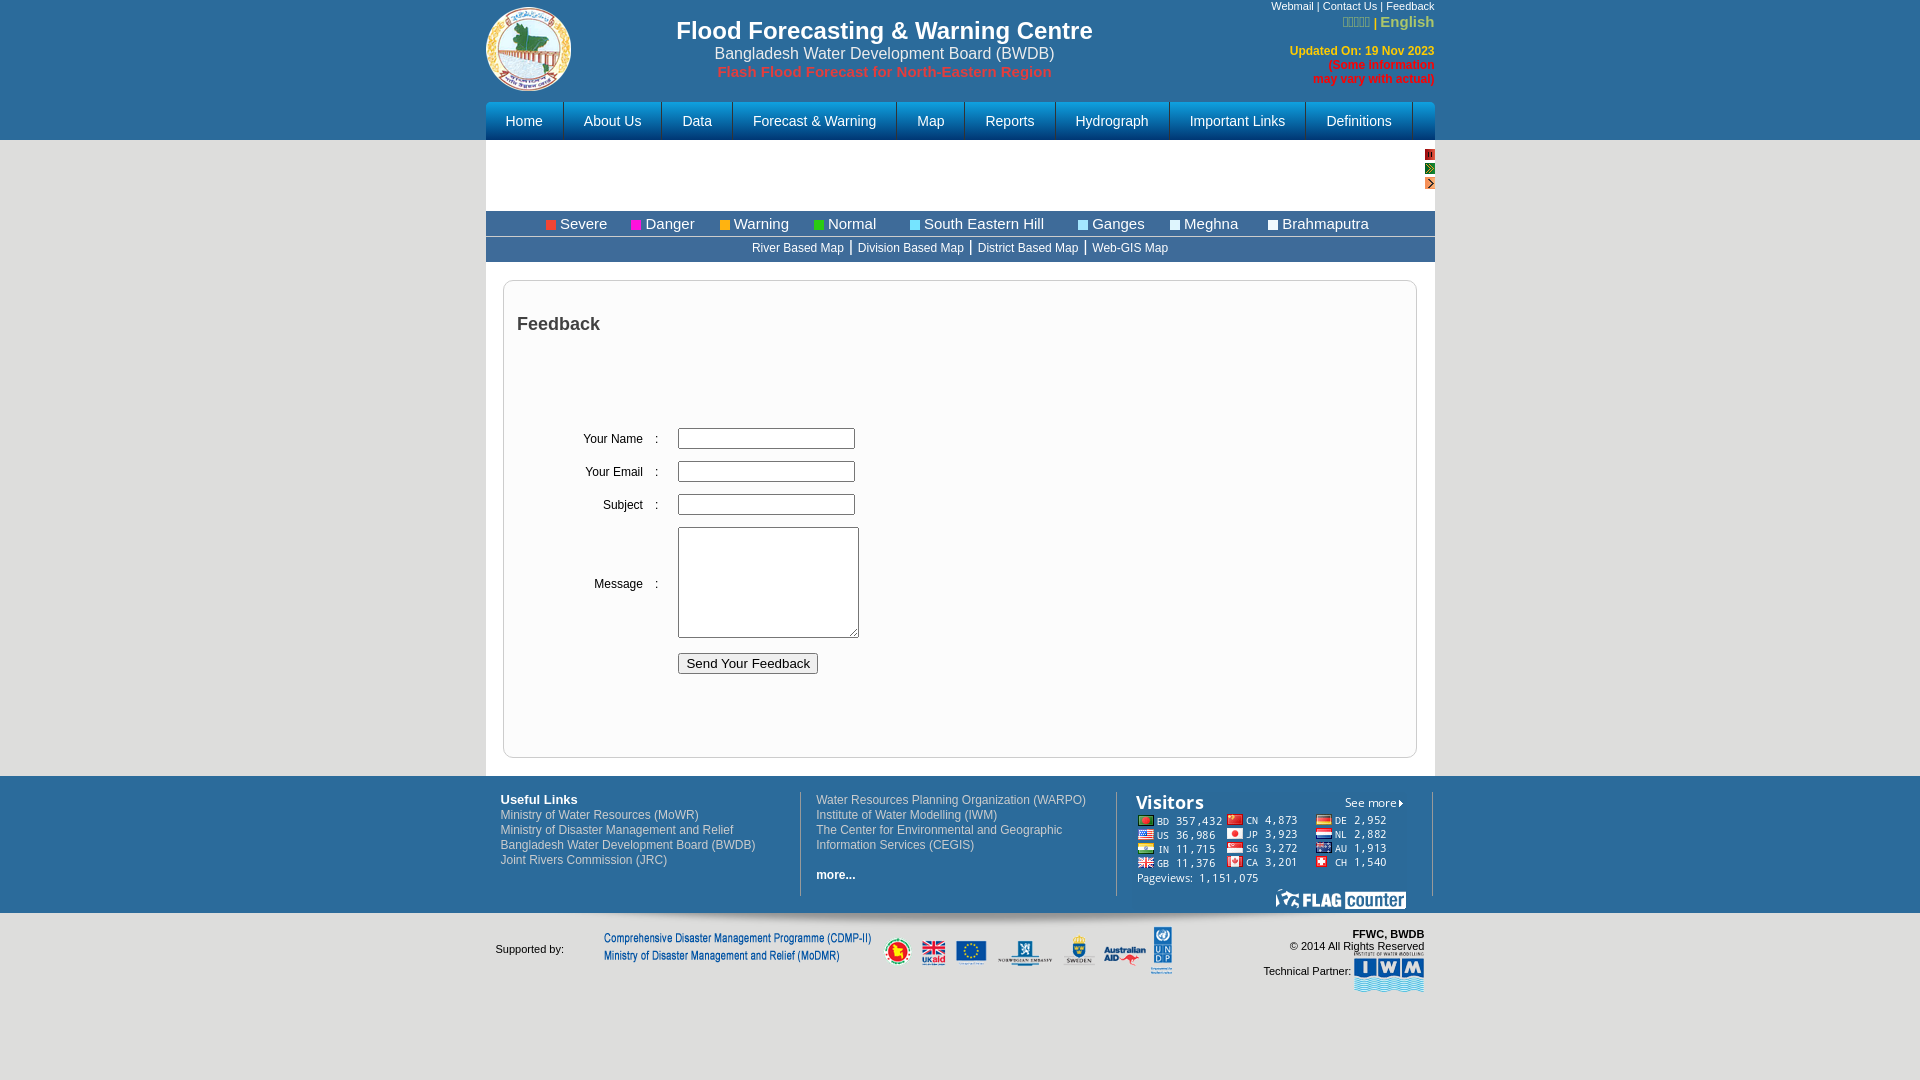 The image size is (1920, 1080). What do you see at coordinates (524, 120) in the screenshot?
I see `'Home'` at bounding box center [524, 120].